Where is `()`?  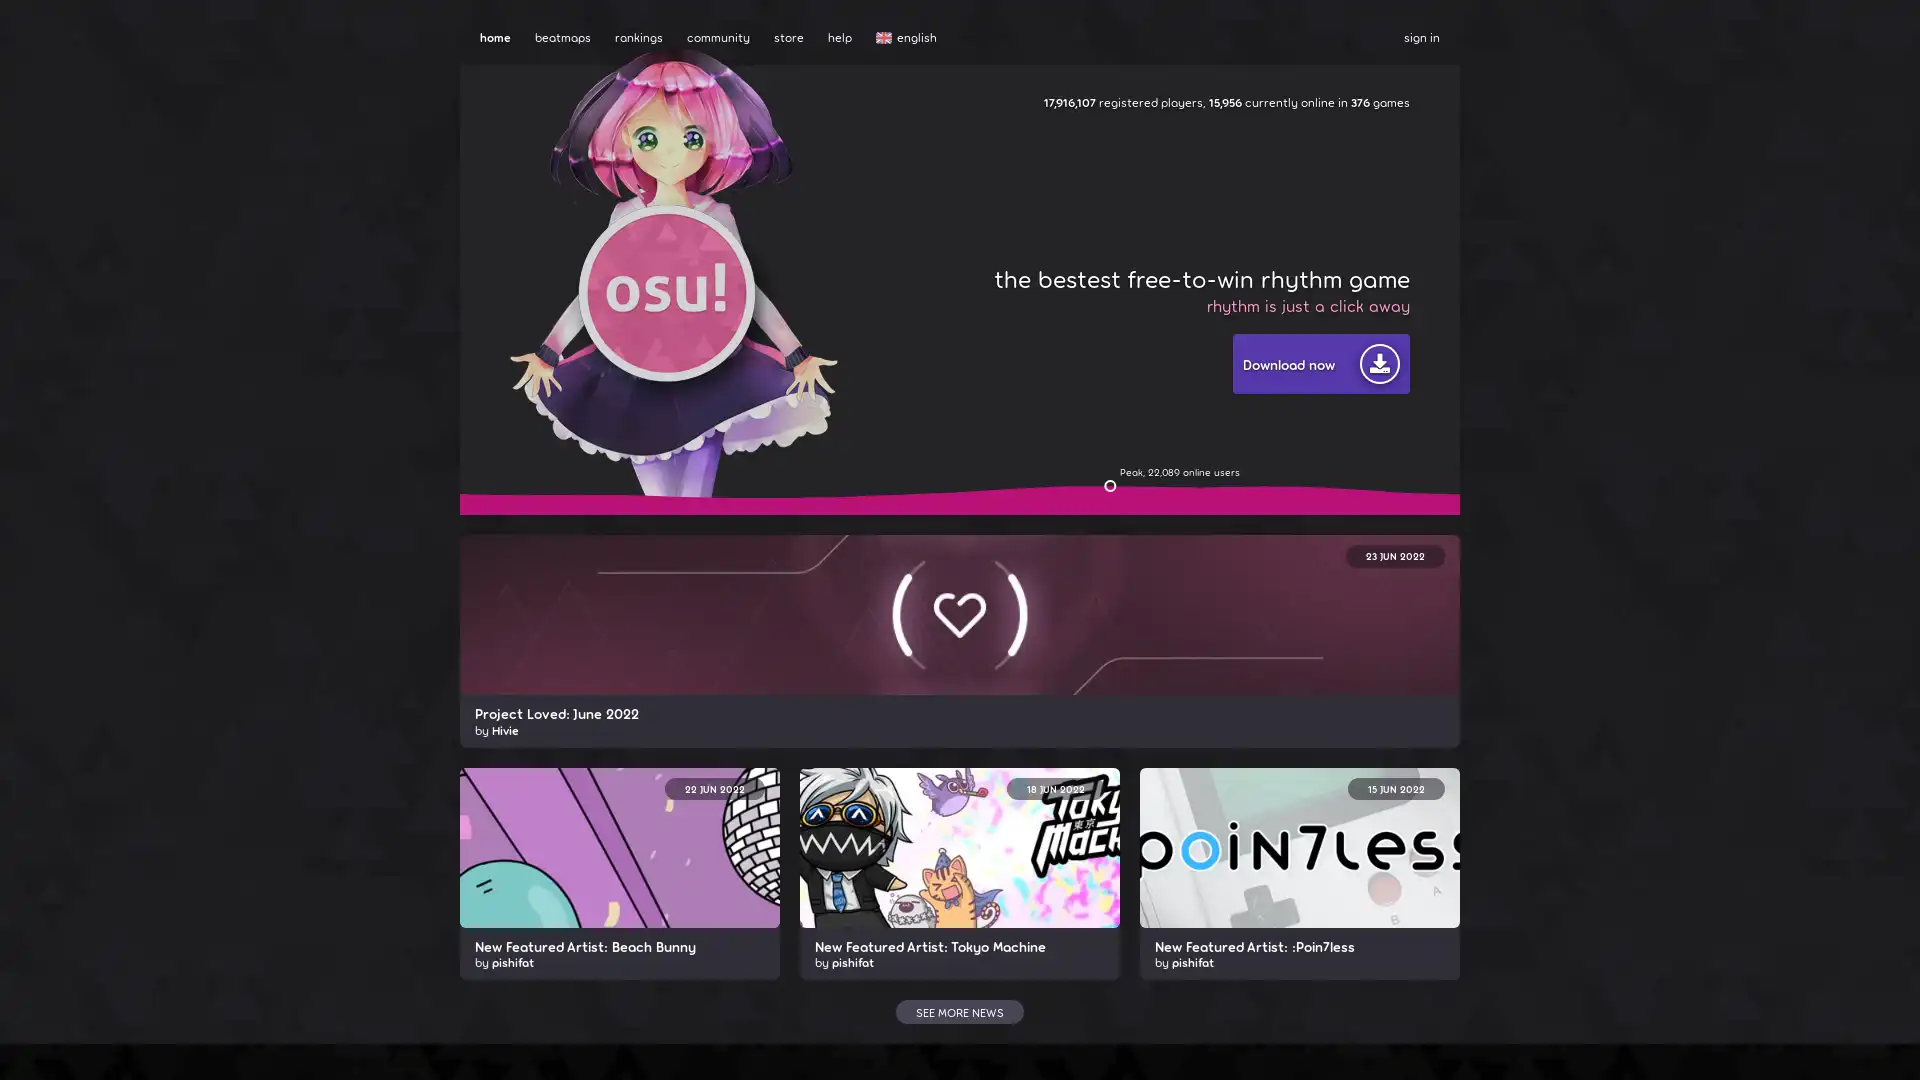 () is located at coordinates (935, 822).